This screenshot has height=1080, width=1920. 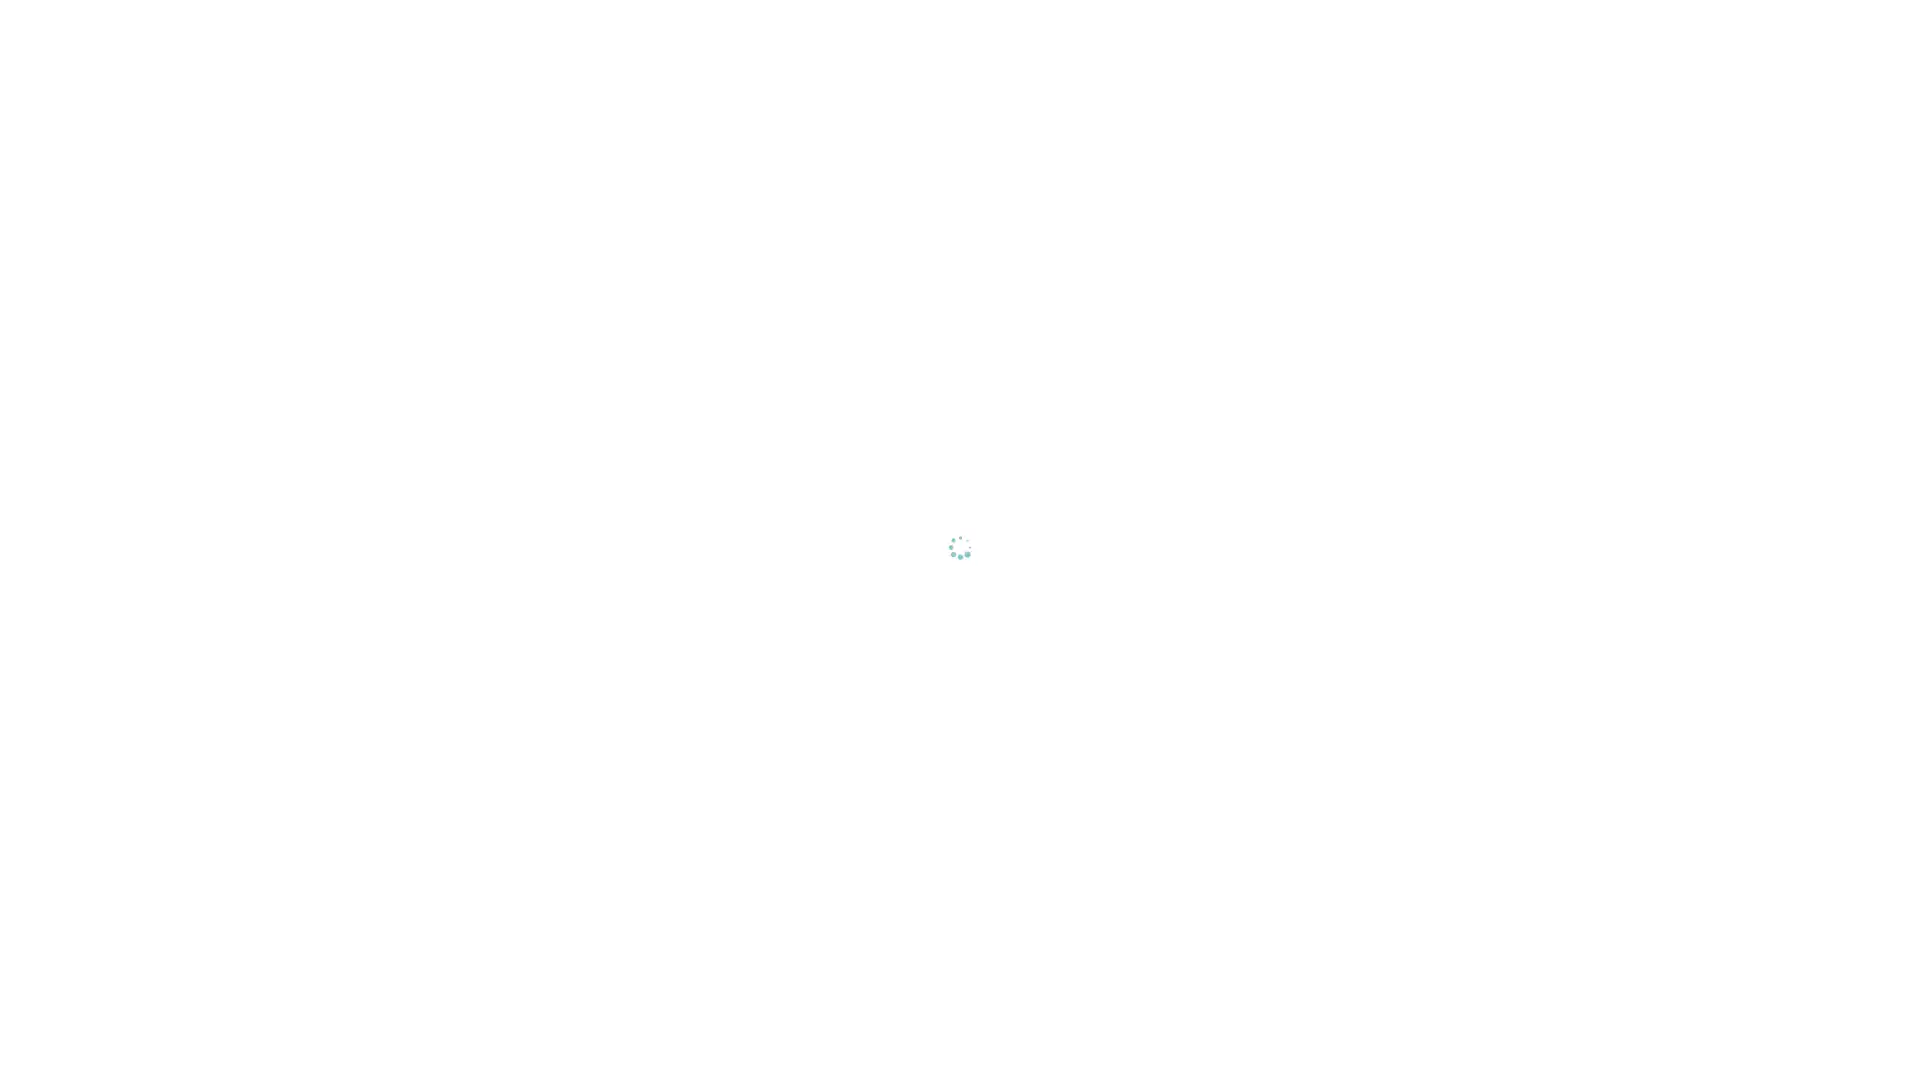 What do you see at coordinates (1194, 226) in the screenshot?
I see `Accept All Cookies` at bounding box center [1194, 226].